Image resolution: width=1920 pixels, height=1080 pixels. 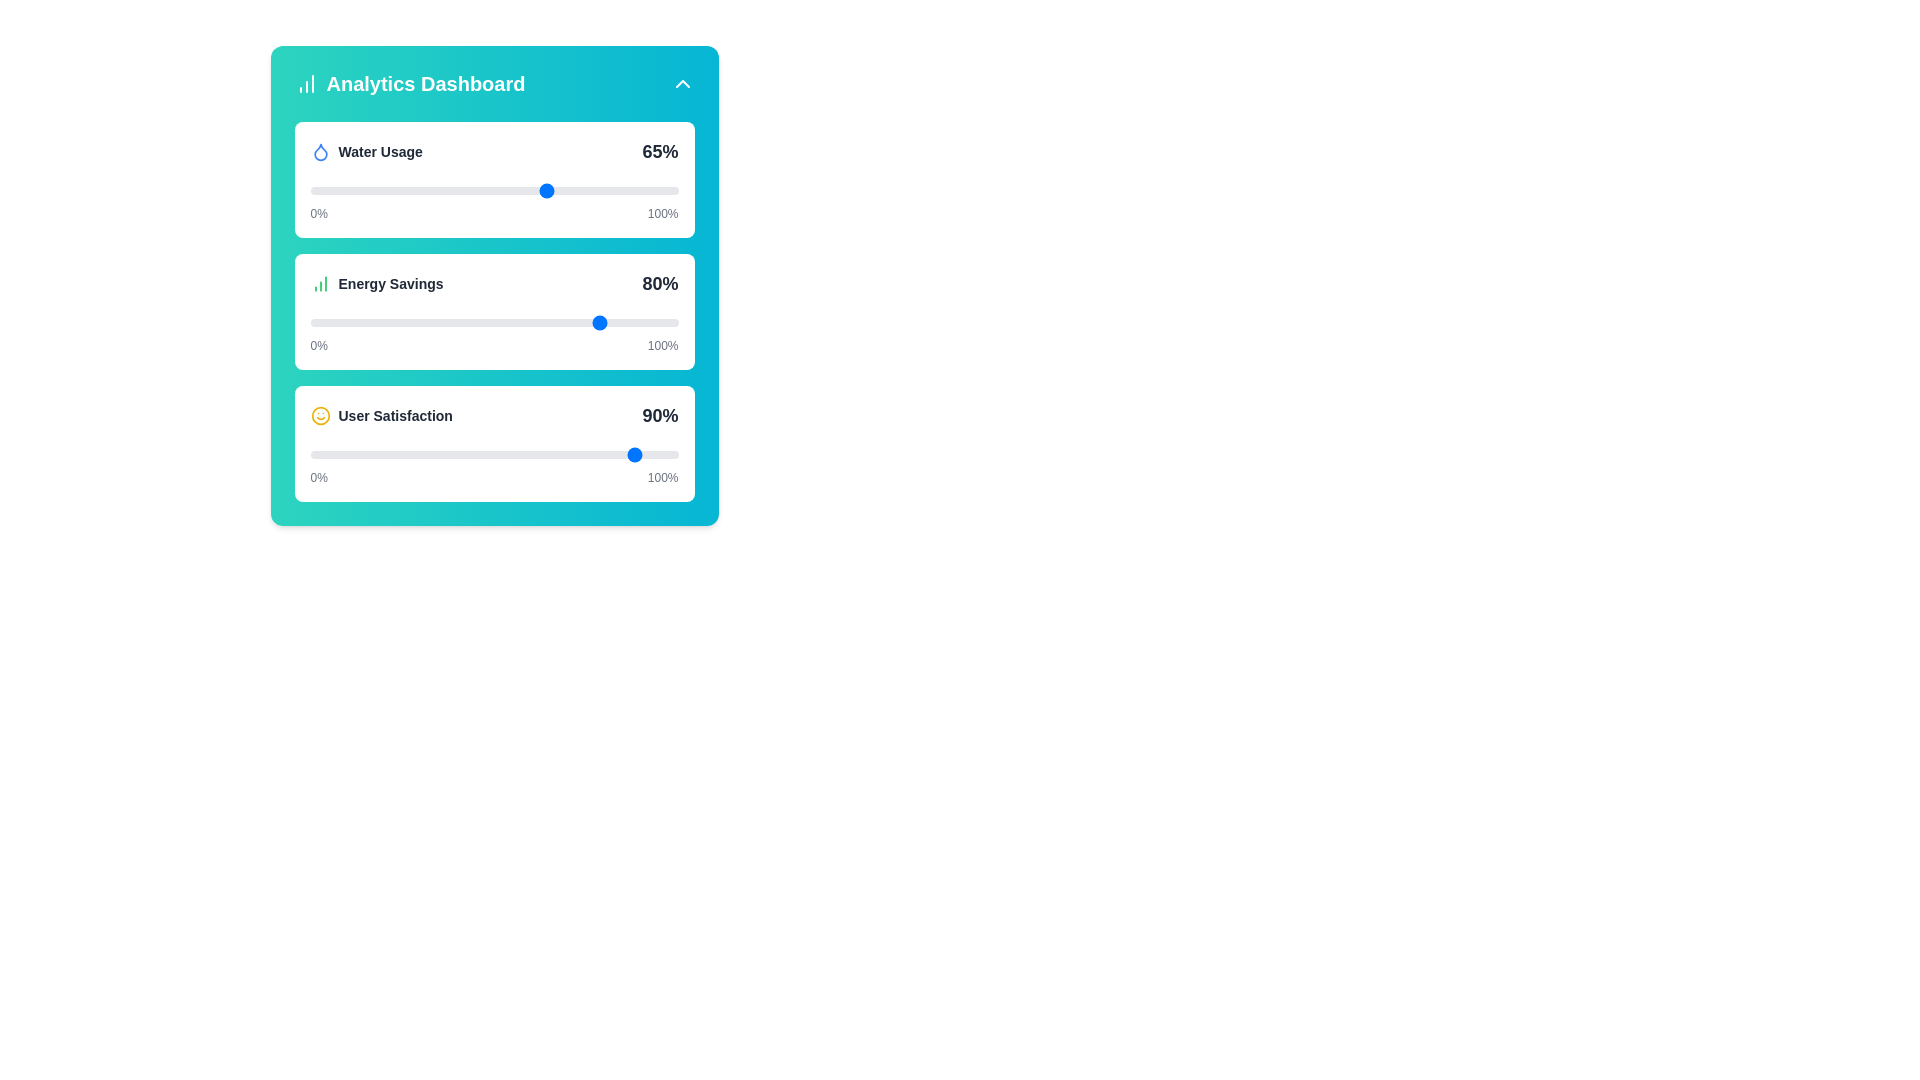 What do you see at coordinates (494, 191) in the screenshot?
I see `the Slider input element located in the 'Water Usage' section of the Analytics Dashboard, positioned below the label '65%' and above '0%' and '100%'` at bounding box center [494, 191].